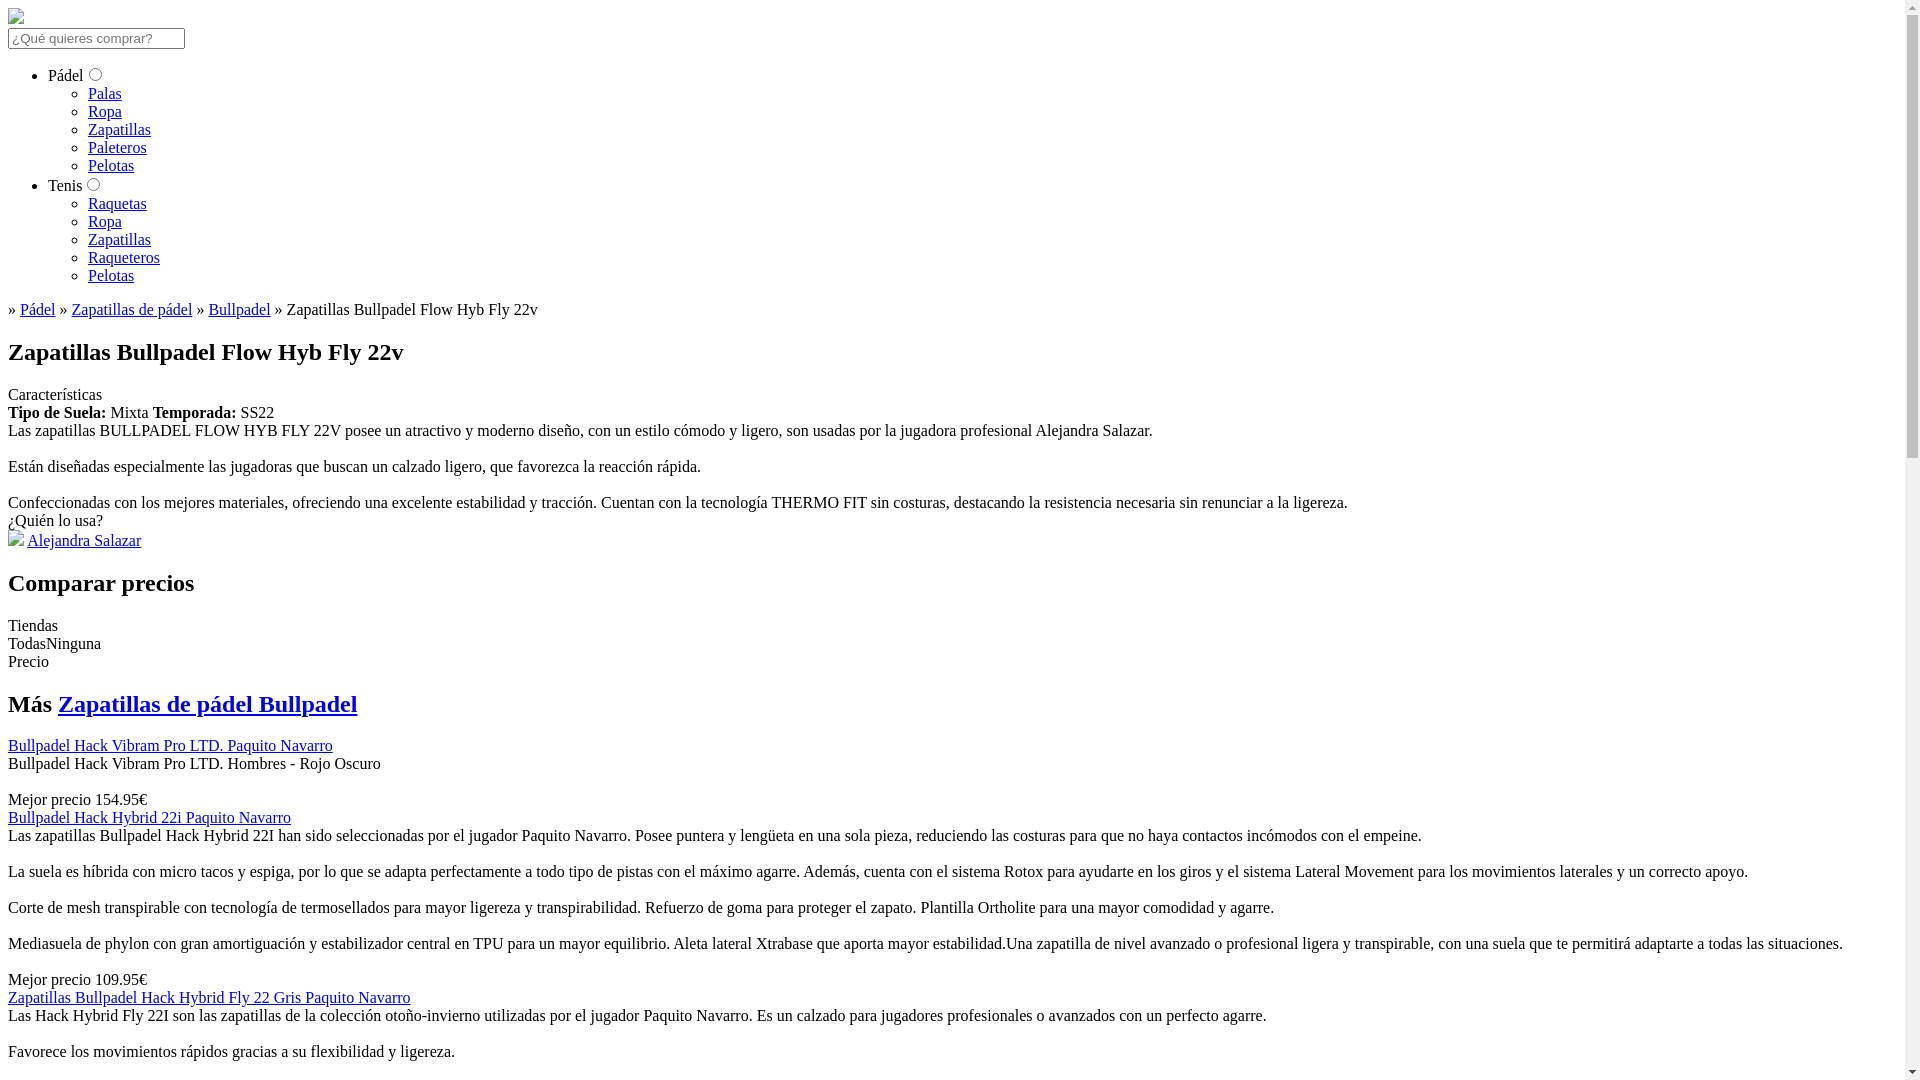 Image resolution: width=1920 pixels, height=1080 pixels. I want to click on 'Palas', so click(104, 93).